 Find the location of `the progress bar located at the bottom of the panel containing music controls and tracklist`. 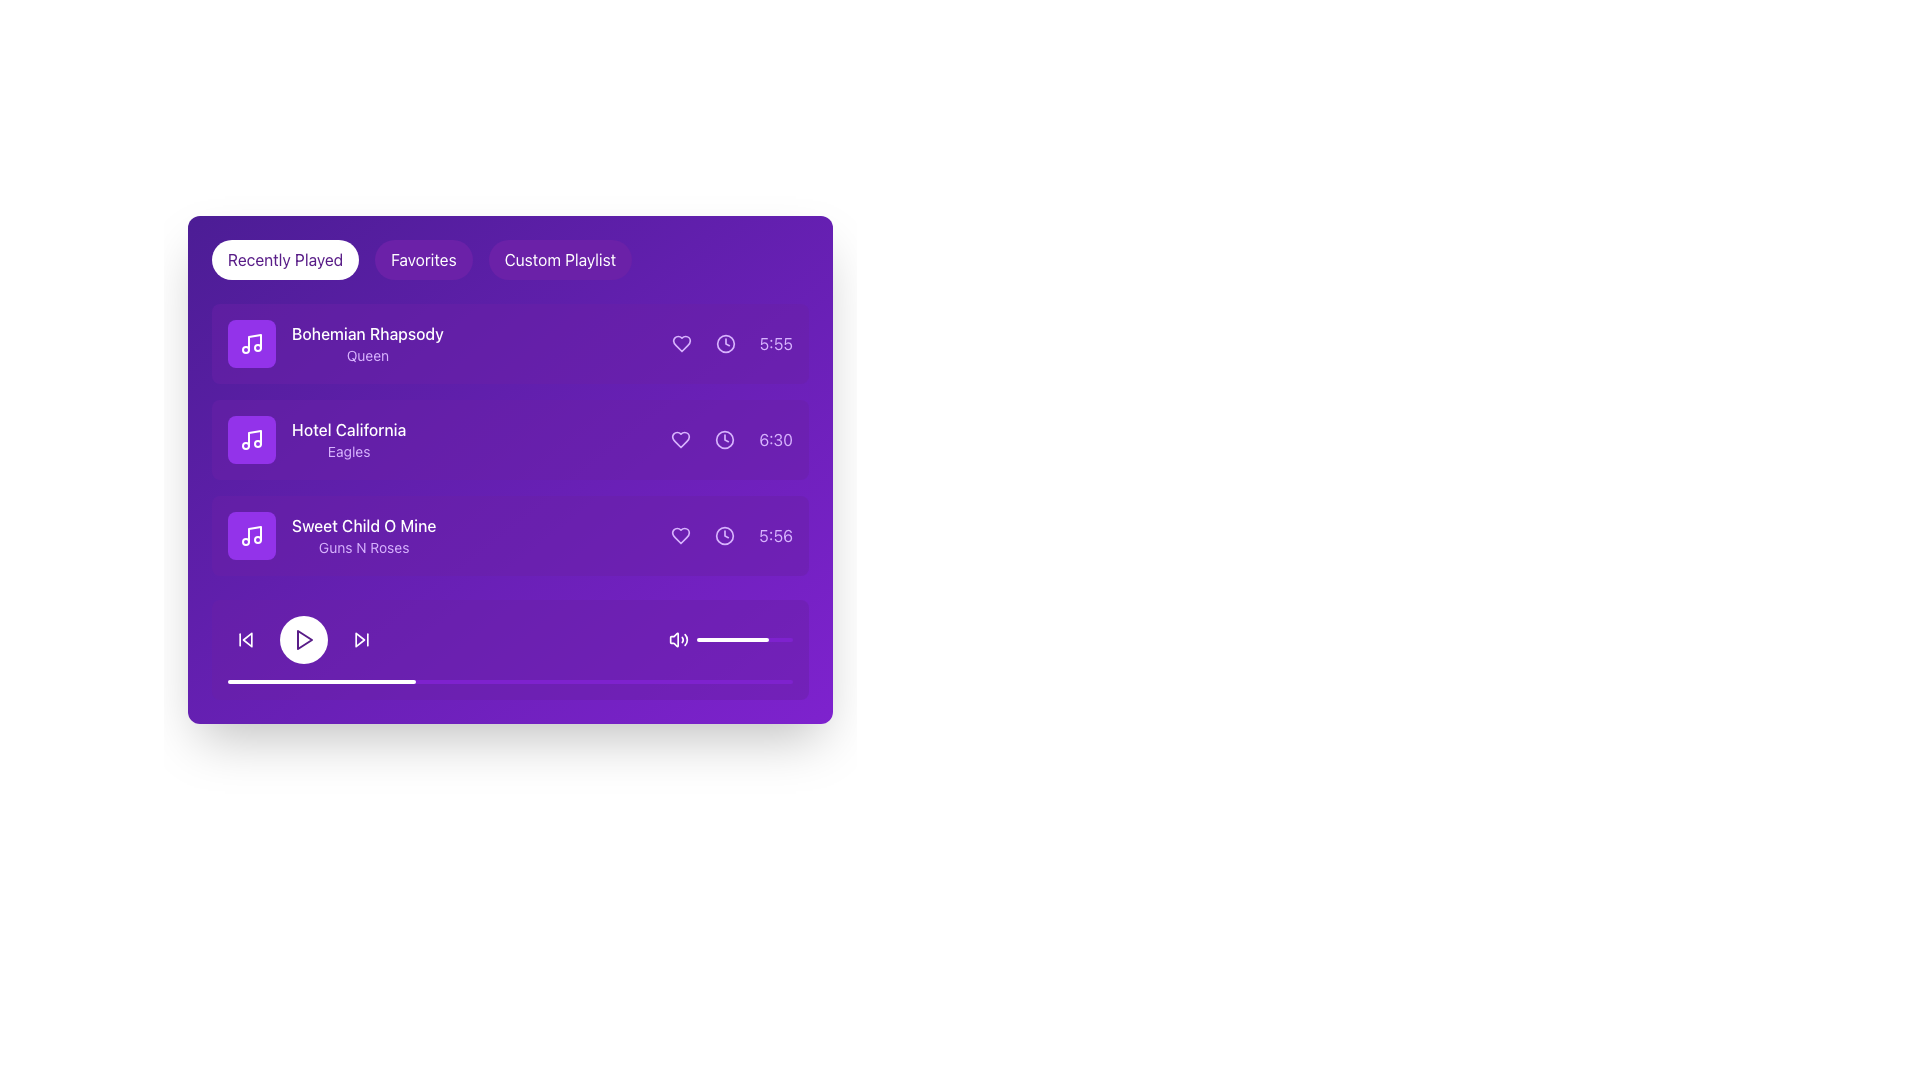

the progress bar located at the bottom of the panel containing music controls and tracklist is located at coordinates (510, 681).